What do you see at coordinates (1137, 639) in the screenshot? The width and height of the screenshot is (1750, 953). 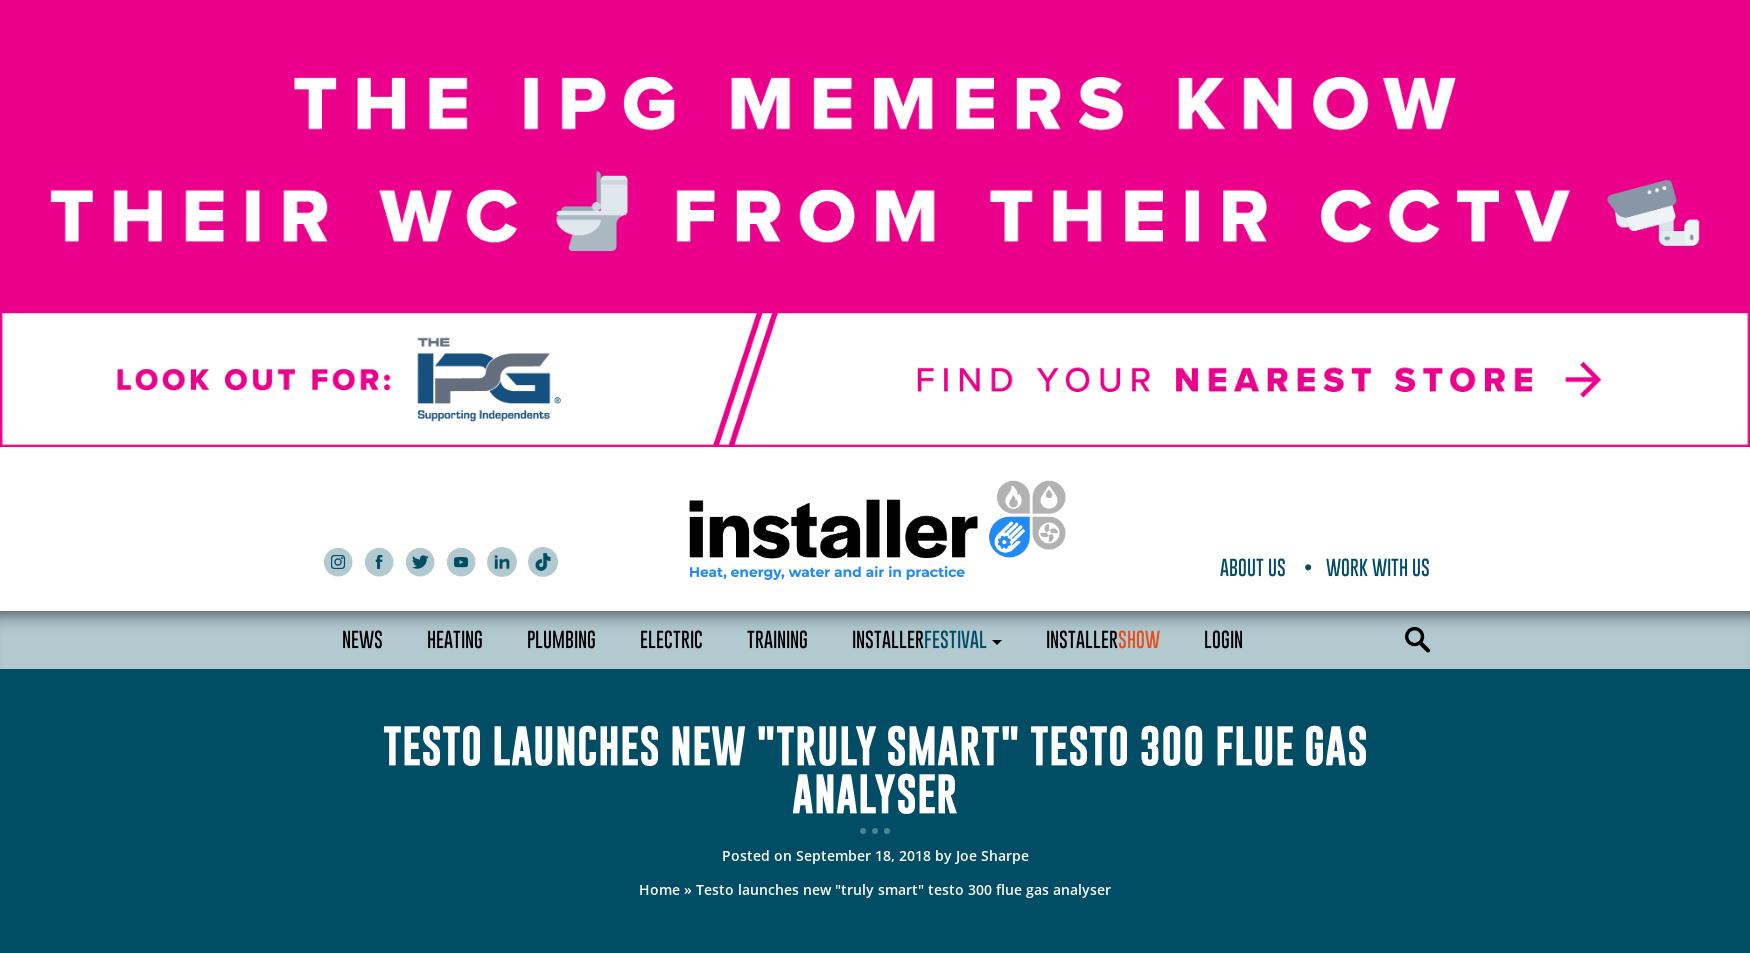 I see `'Show'` at bounding box center [1137, 639].